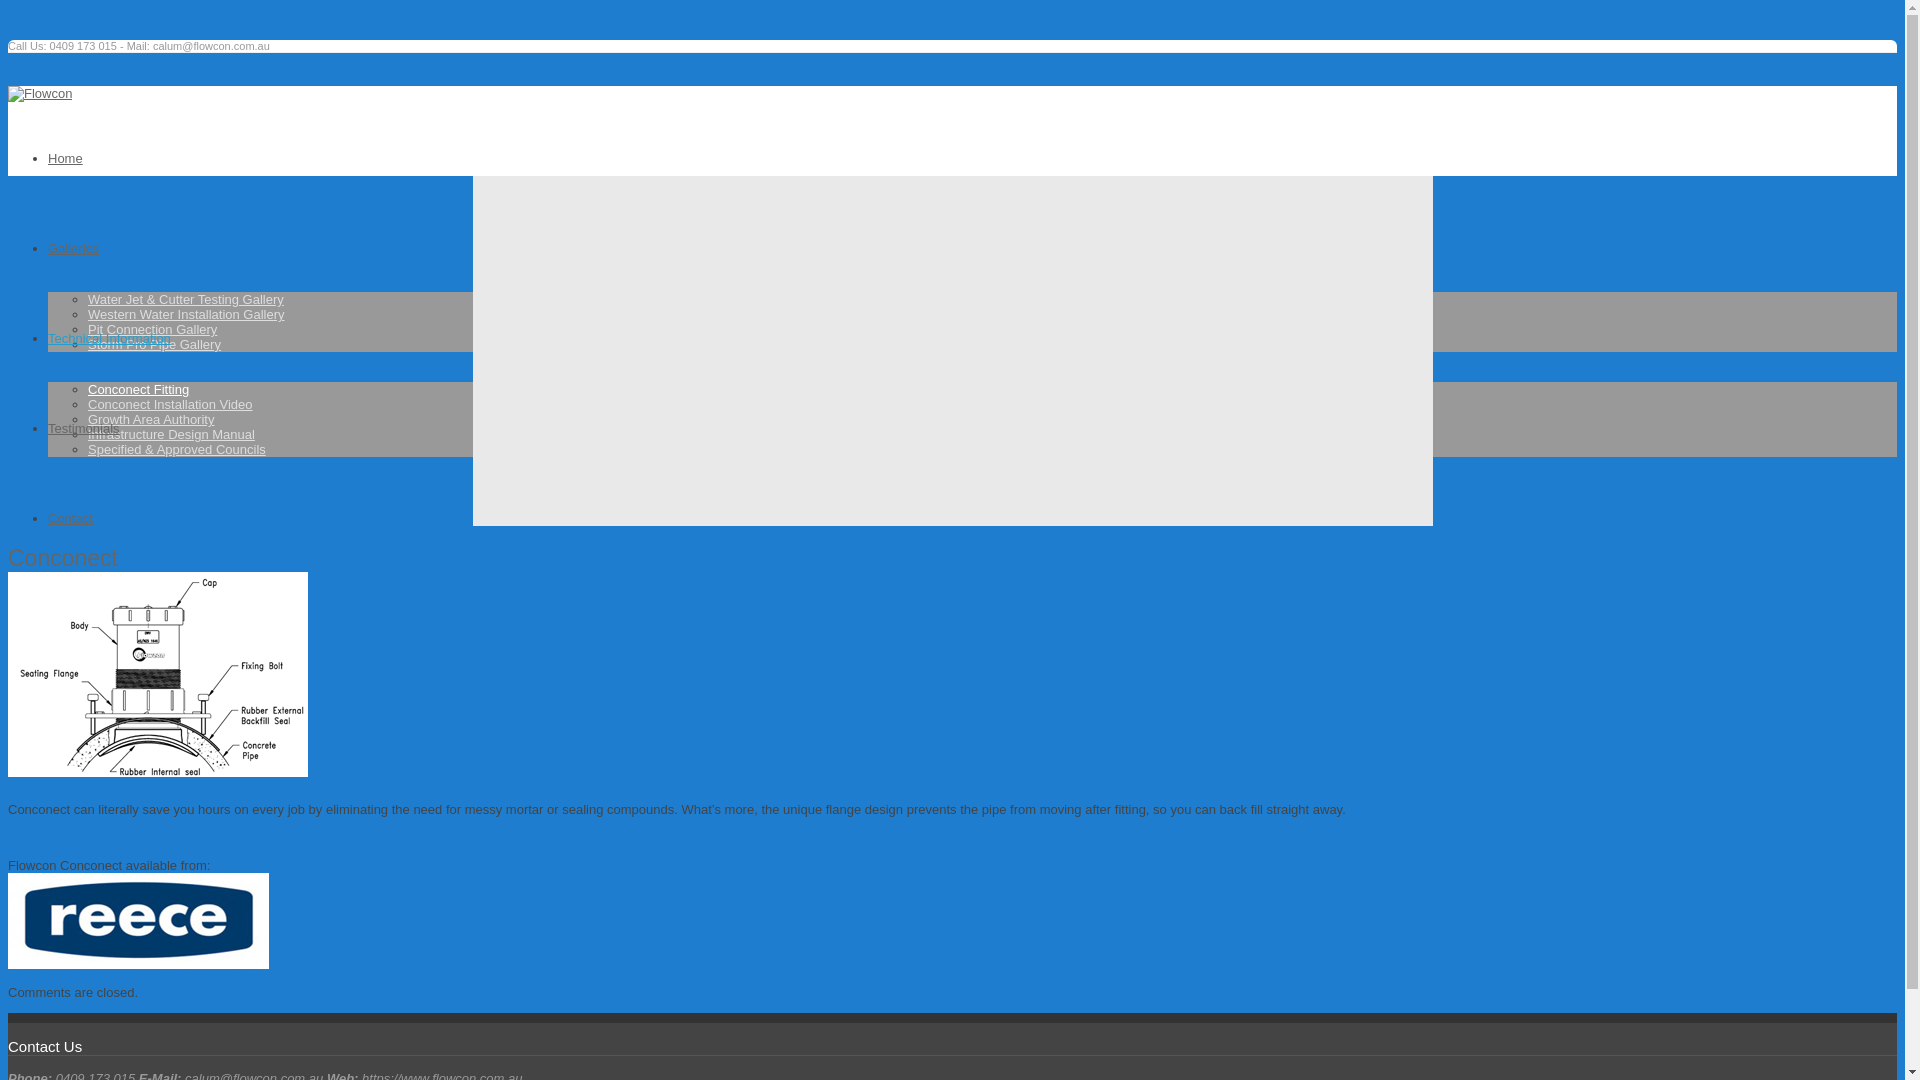 Image resolution: width=1920 pixels, height=1080 pixels. Describe the element at coordinates (73, 247) in the screenshot. I see `'Galleries'` at that location.